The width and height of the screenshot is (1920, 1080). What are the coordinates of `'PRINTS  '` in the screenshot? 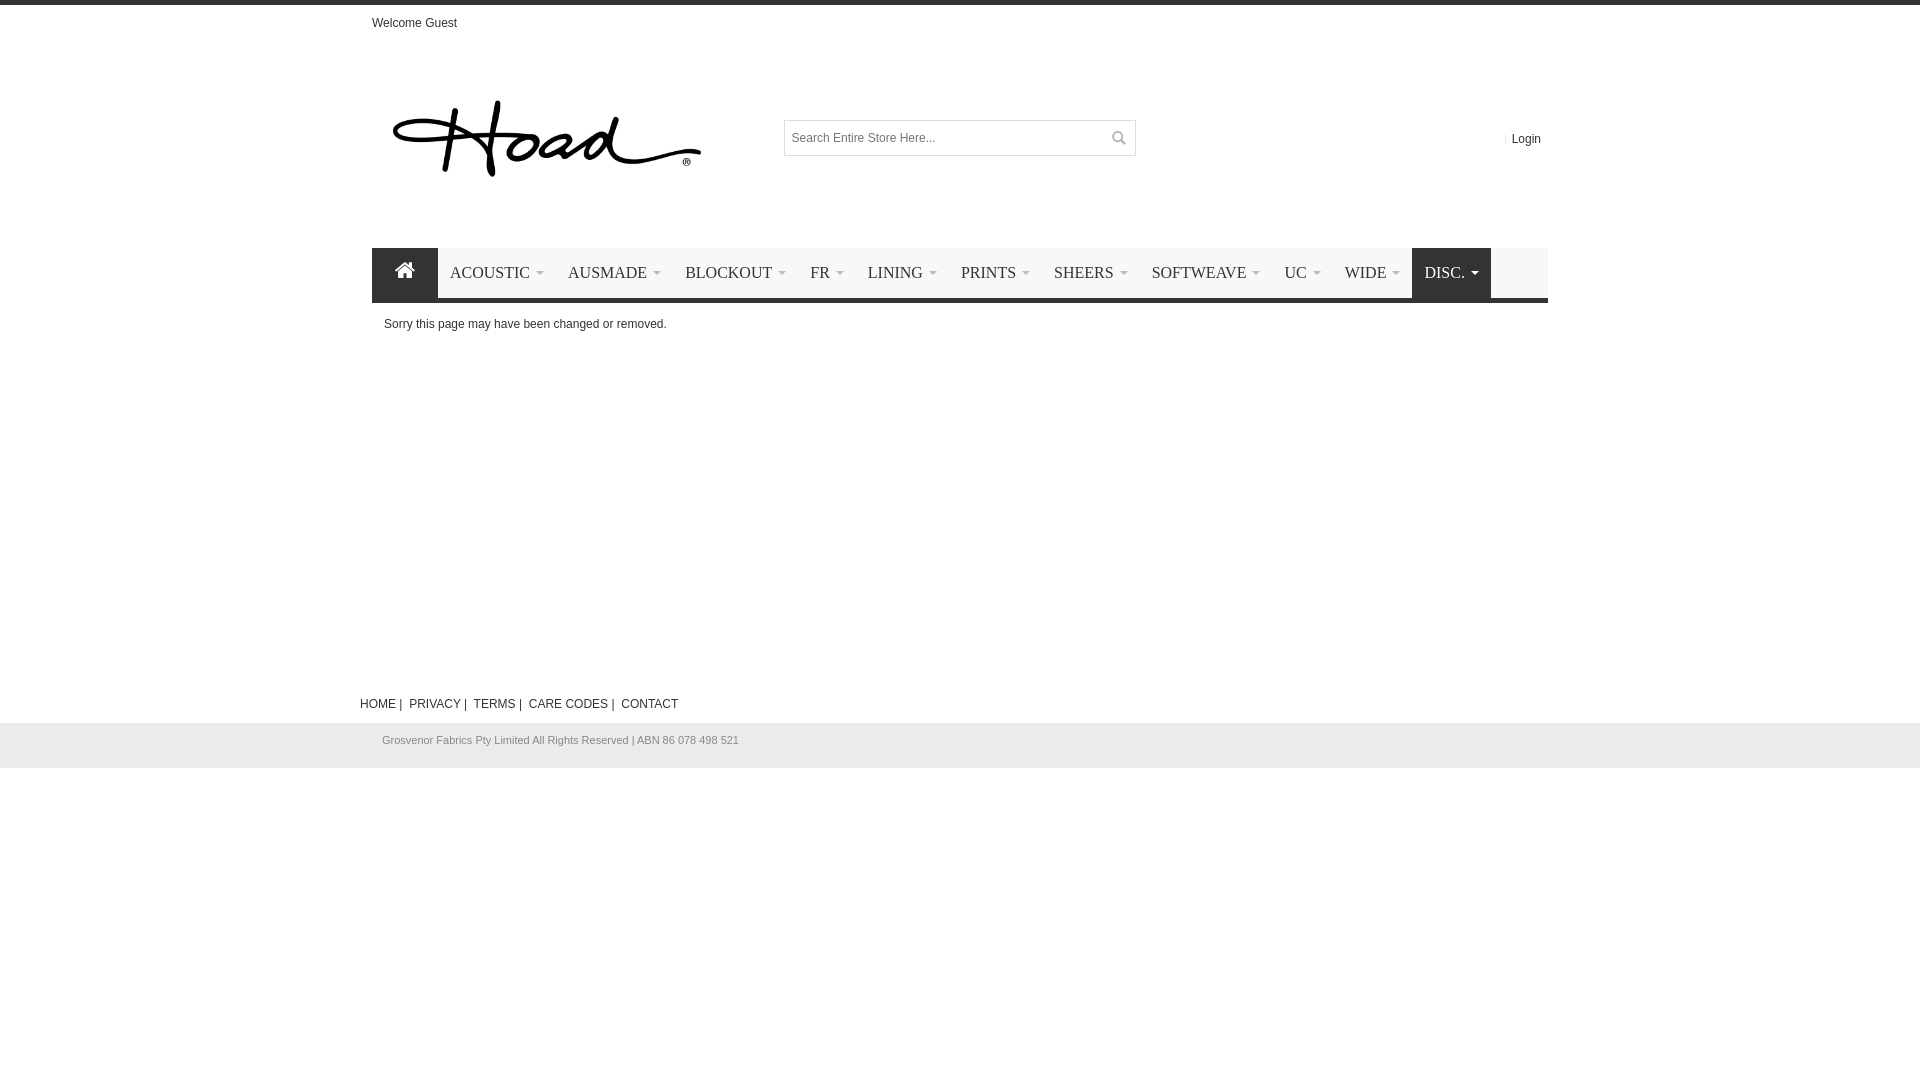 It's located at (995, 273).